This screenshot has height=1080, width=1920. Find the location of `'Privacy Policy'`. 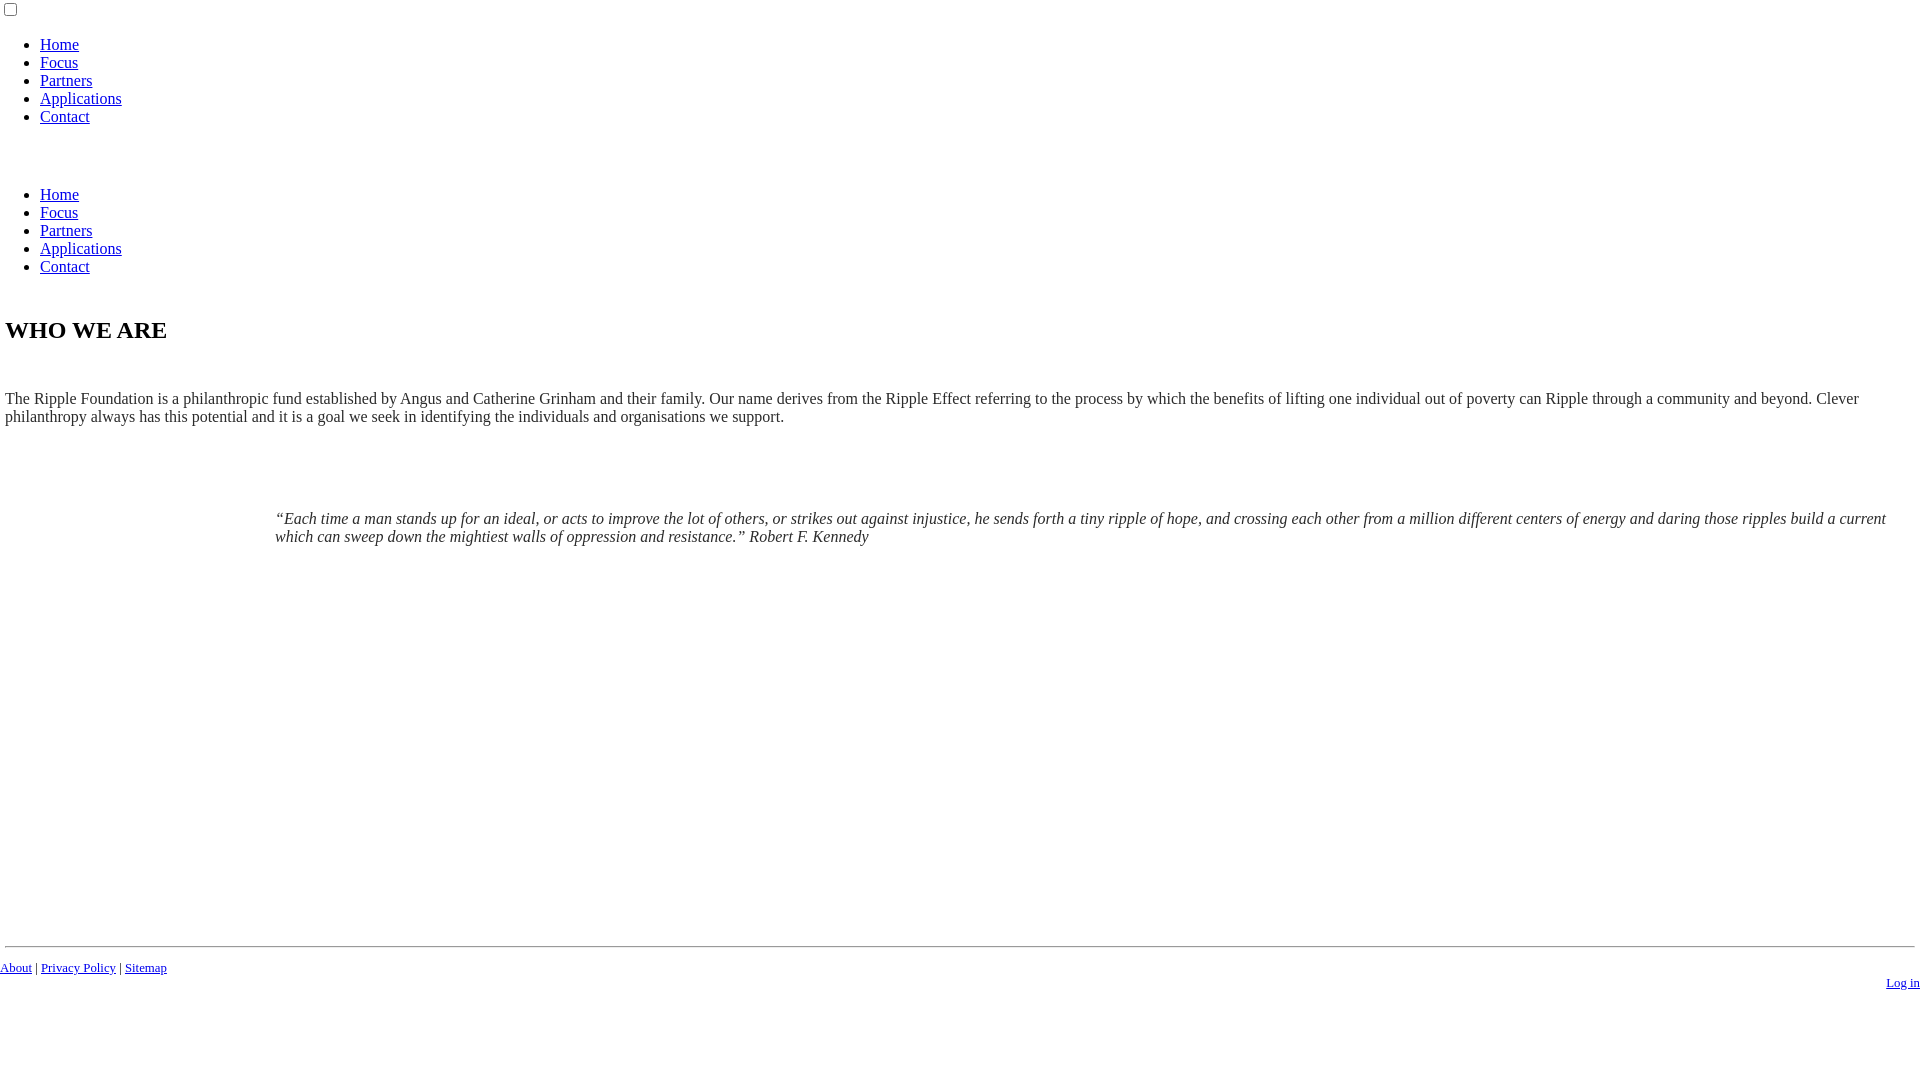

'Privacy Policy' is located at coordinates (78, 967).